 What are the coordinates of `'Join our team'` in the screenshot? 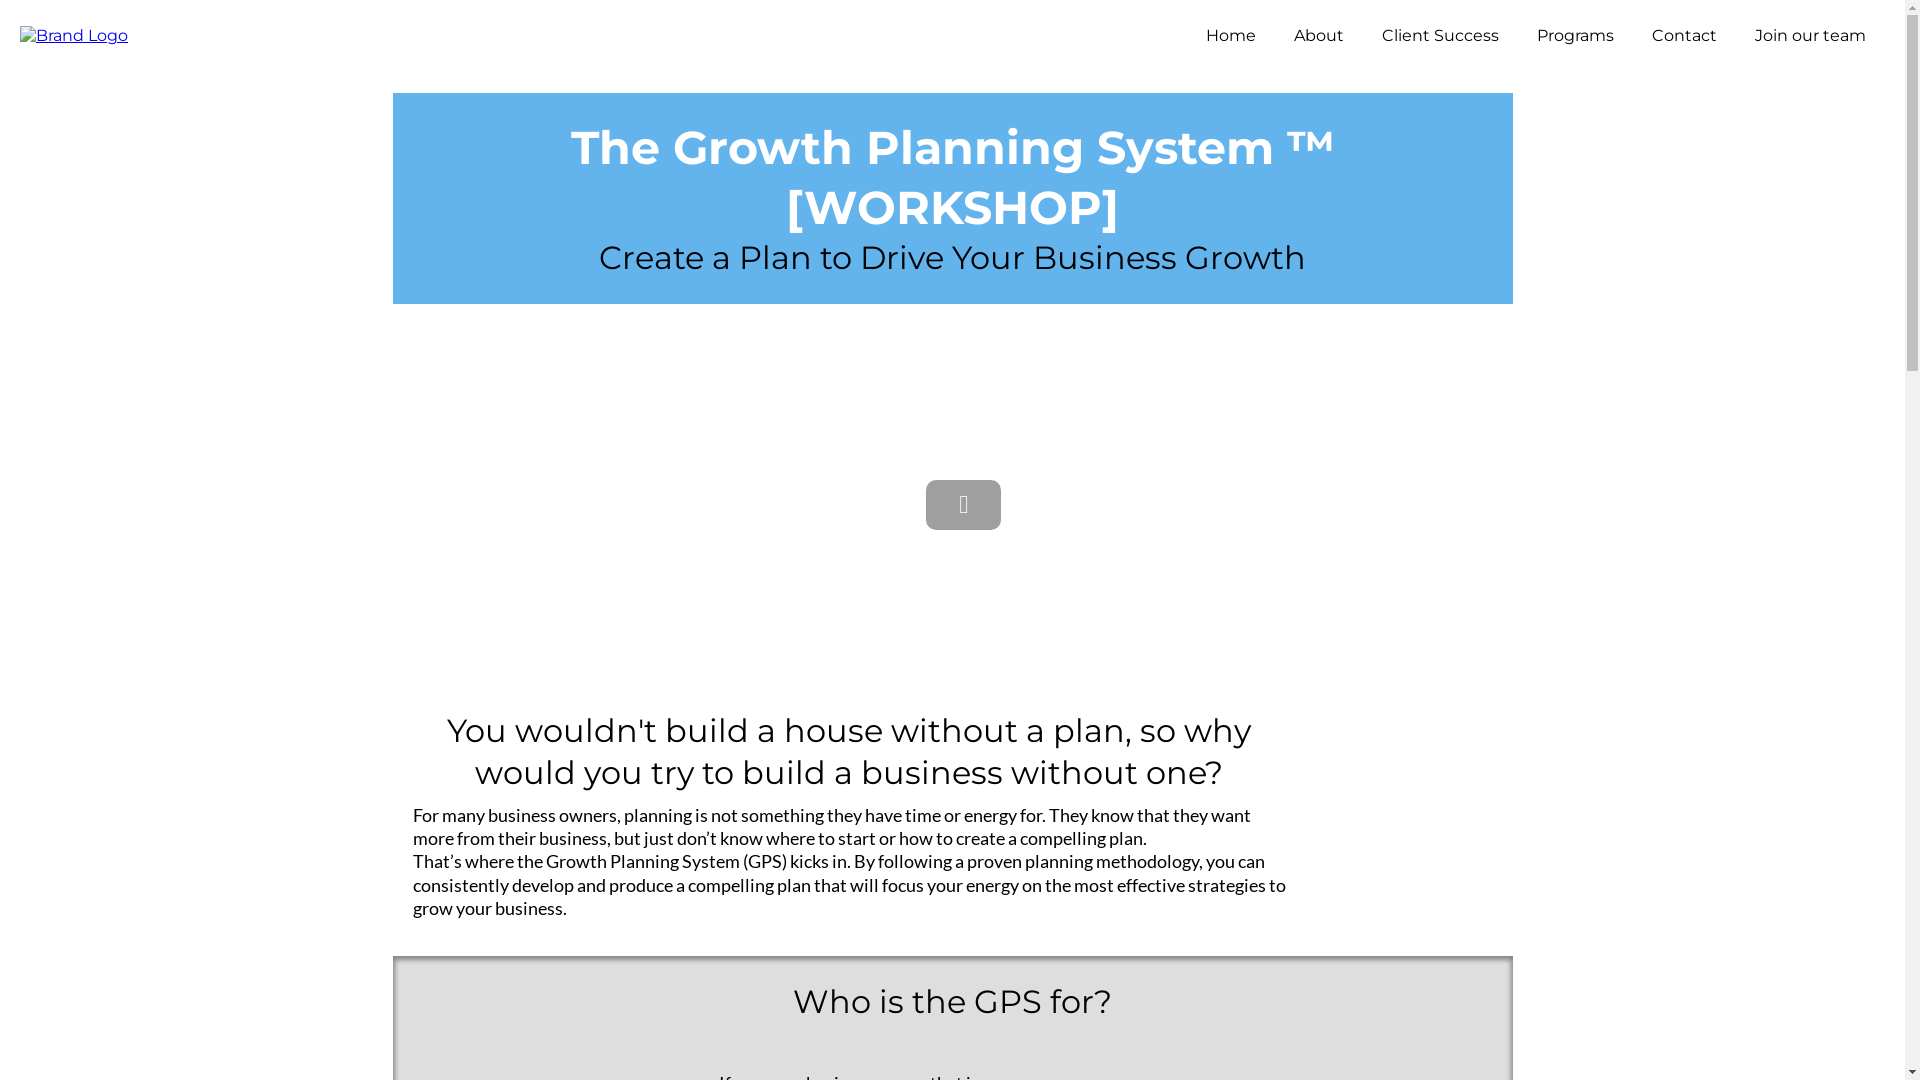 It's located at (1735, 36).